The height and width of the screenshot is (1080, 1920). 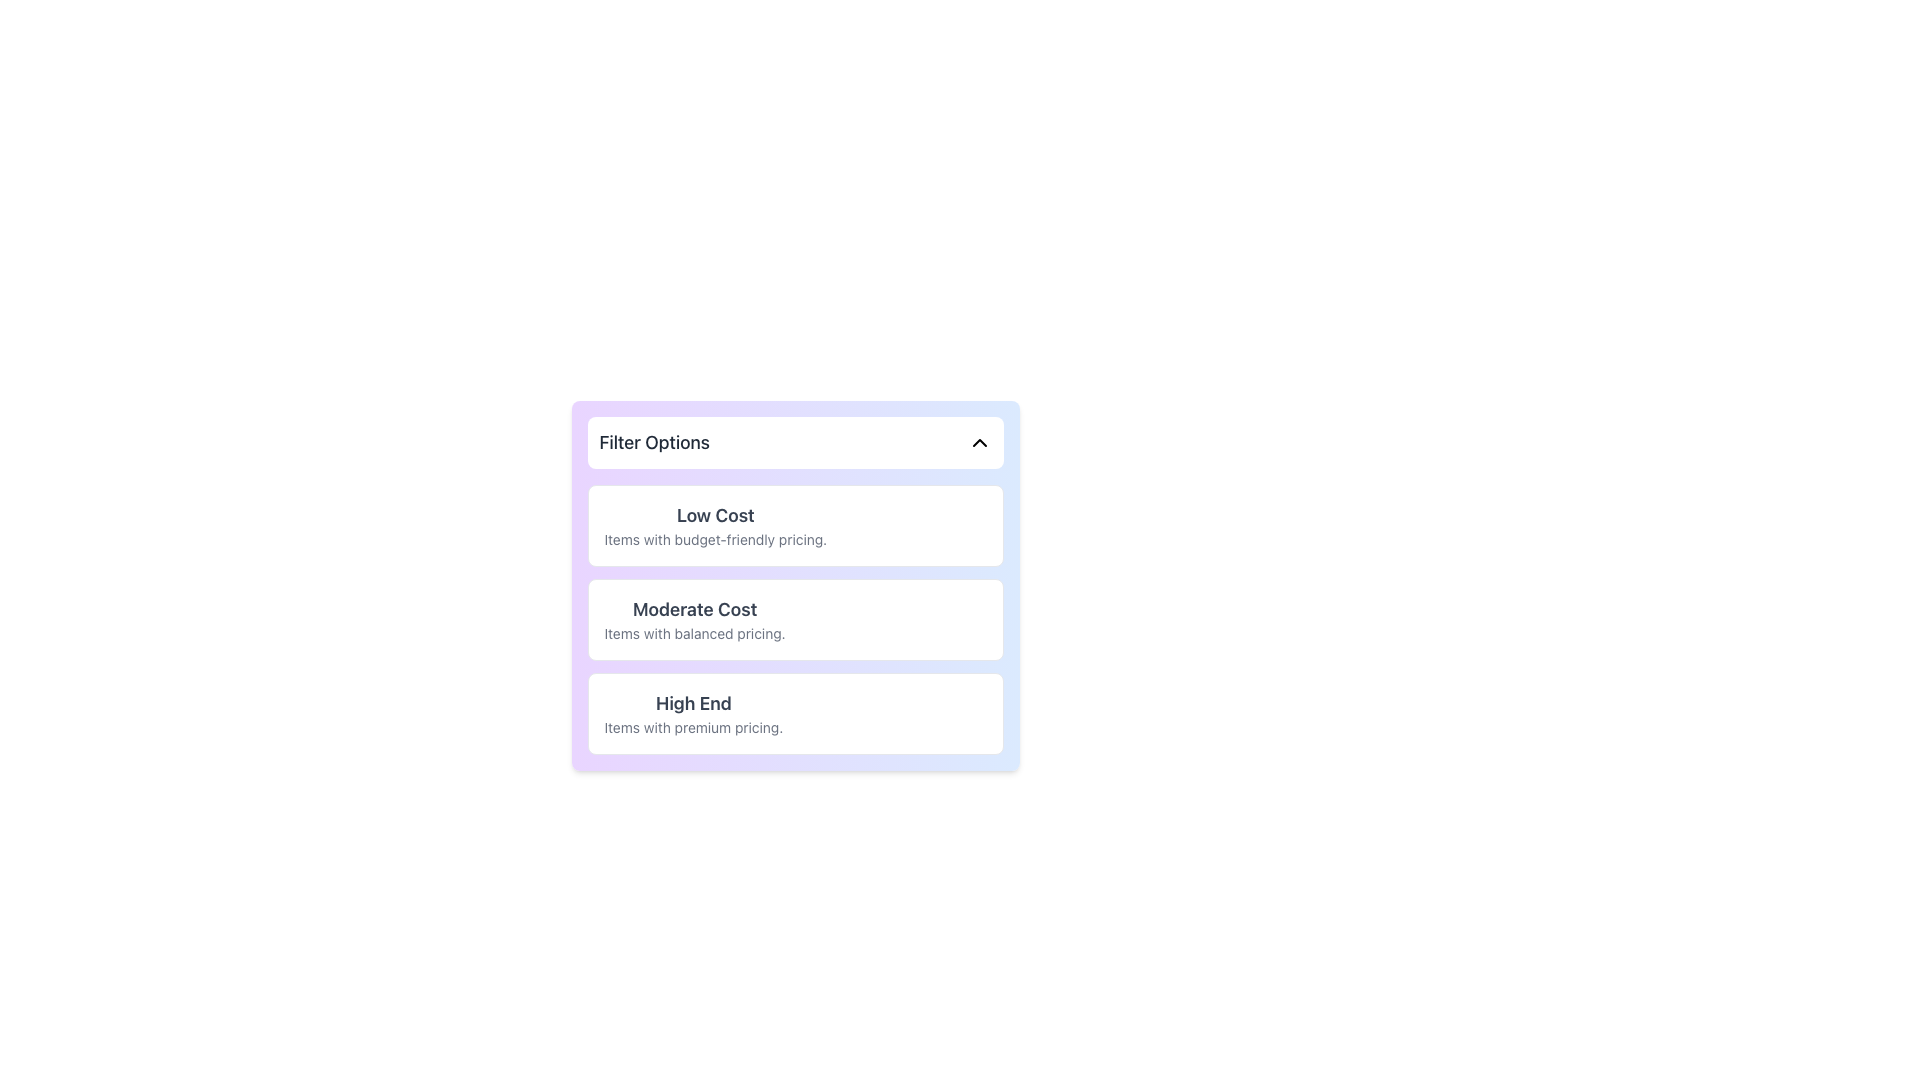 What do you see at coordinates (715, 524) in the screenshot?
I see `the first selectable item in the filter options menu` at bounding box center [715, 524].